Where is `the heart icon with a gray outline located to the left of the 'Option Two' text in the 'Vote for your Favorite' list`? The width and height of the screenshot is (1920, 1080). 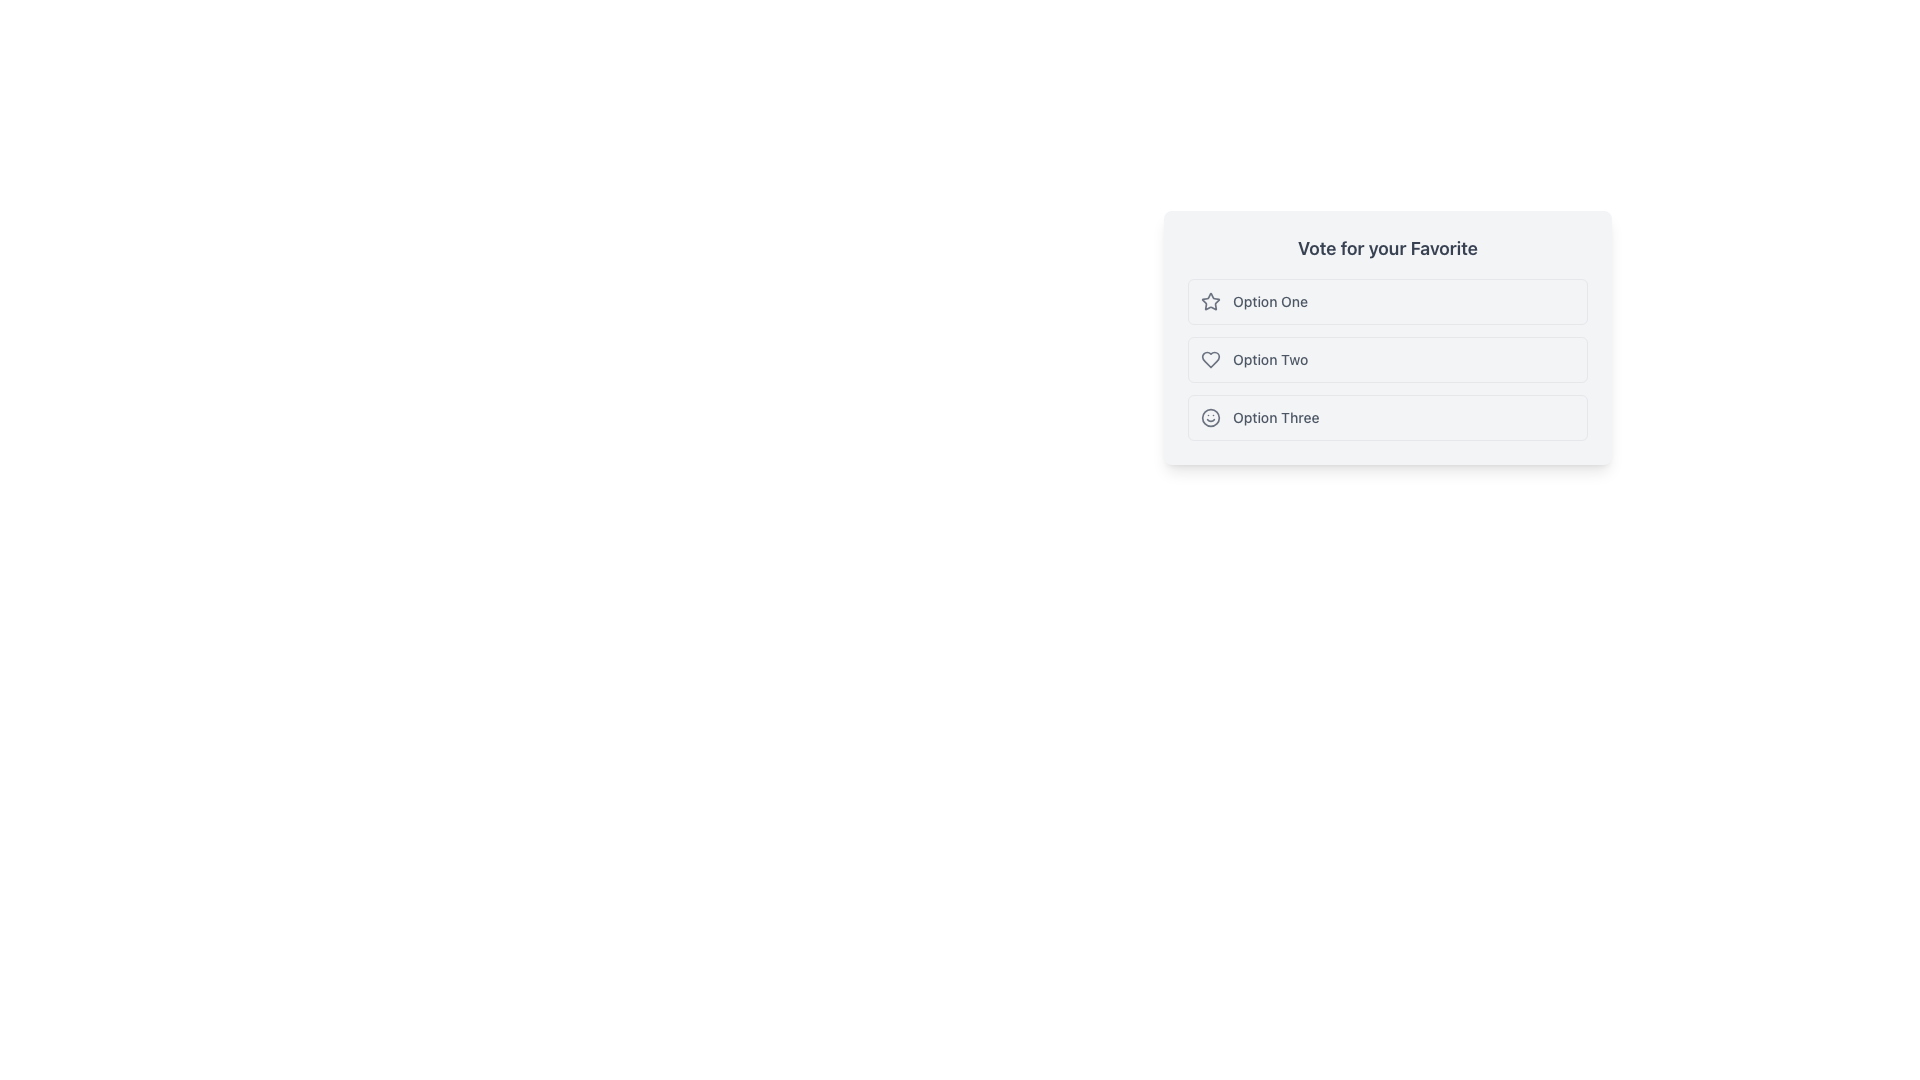
the heart icon with a gray outline located to the left of the 'Option Two' text in the 'Vote for your Favorite' list is located at coordinates (1209, 358).